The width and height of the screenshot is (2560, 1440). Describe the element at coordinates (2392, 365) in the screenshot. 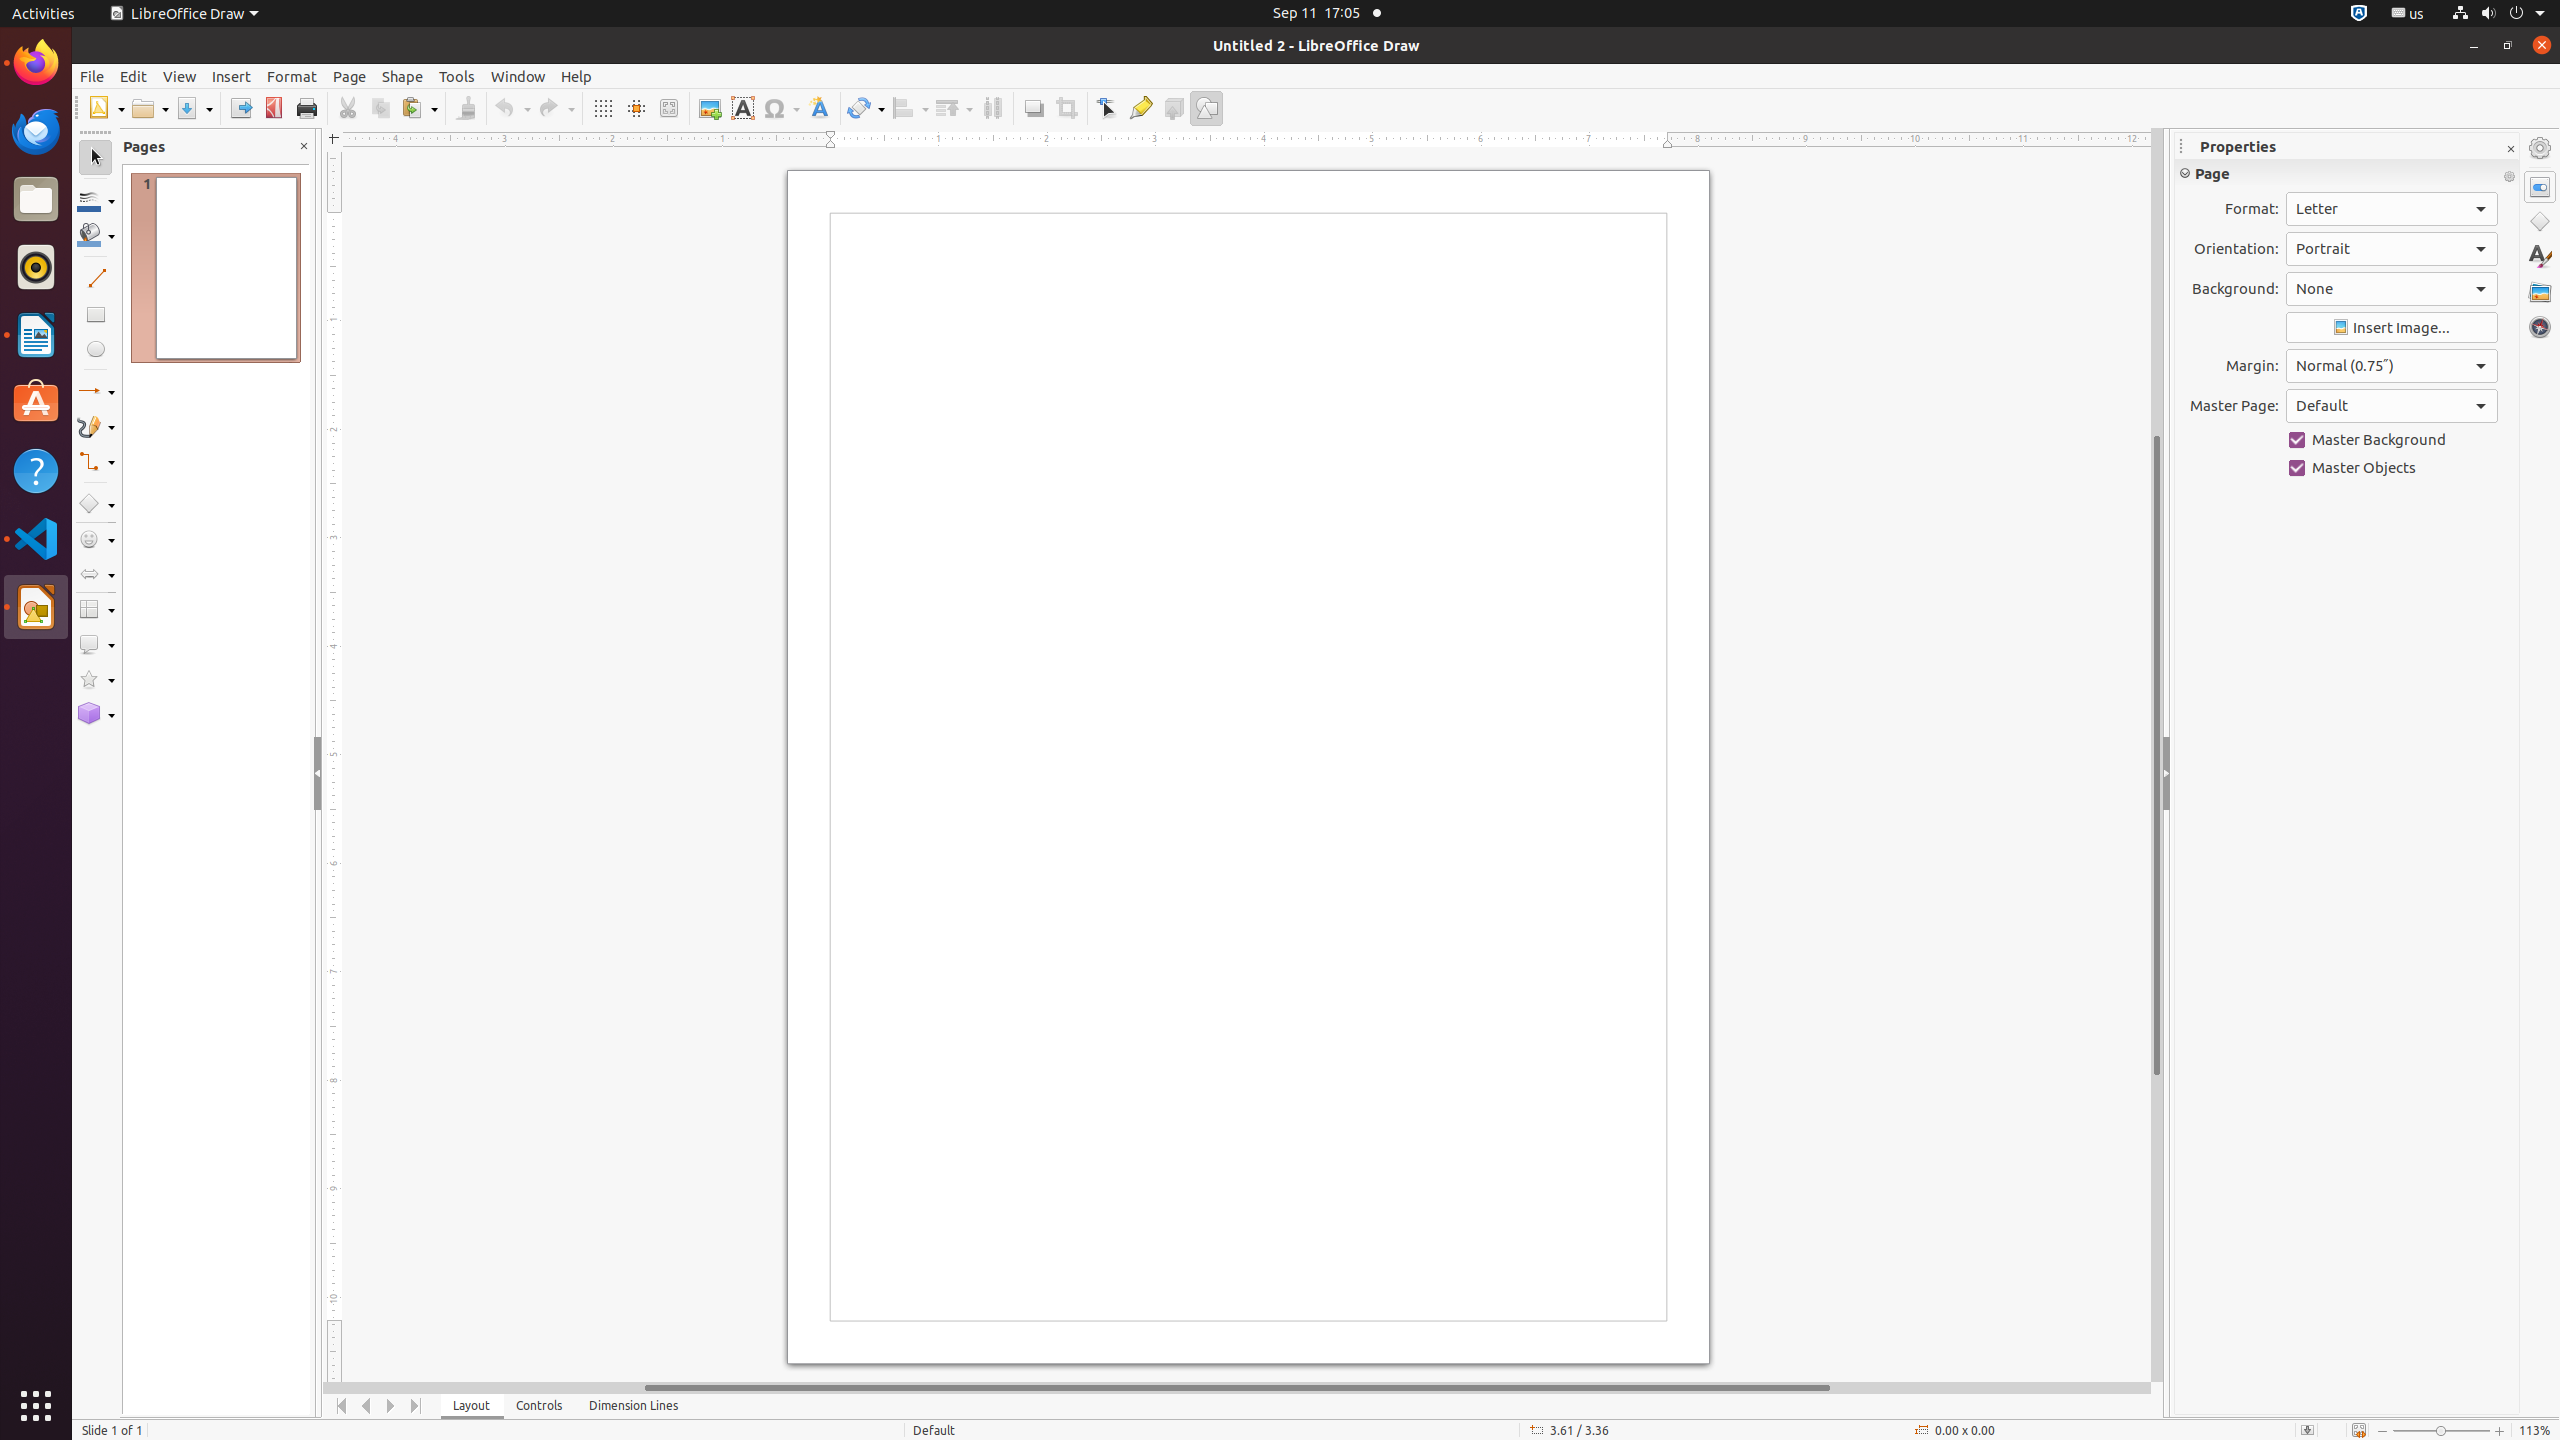

I see `'Margin:'` at that location.